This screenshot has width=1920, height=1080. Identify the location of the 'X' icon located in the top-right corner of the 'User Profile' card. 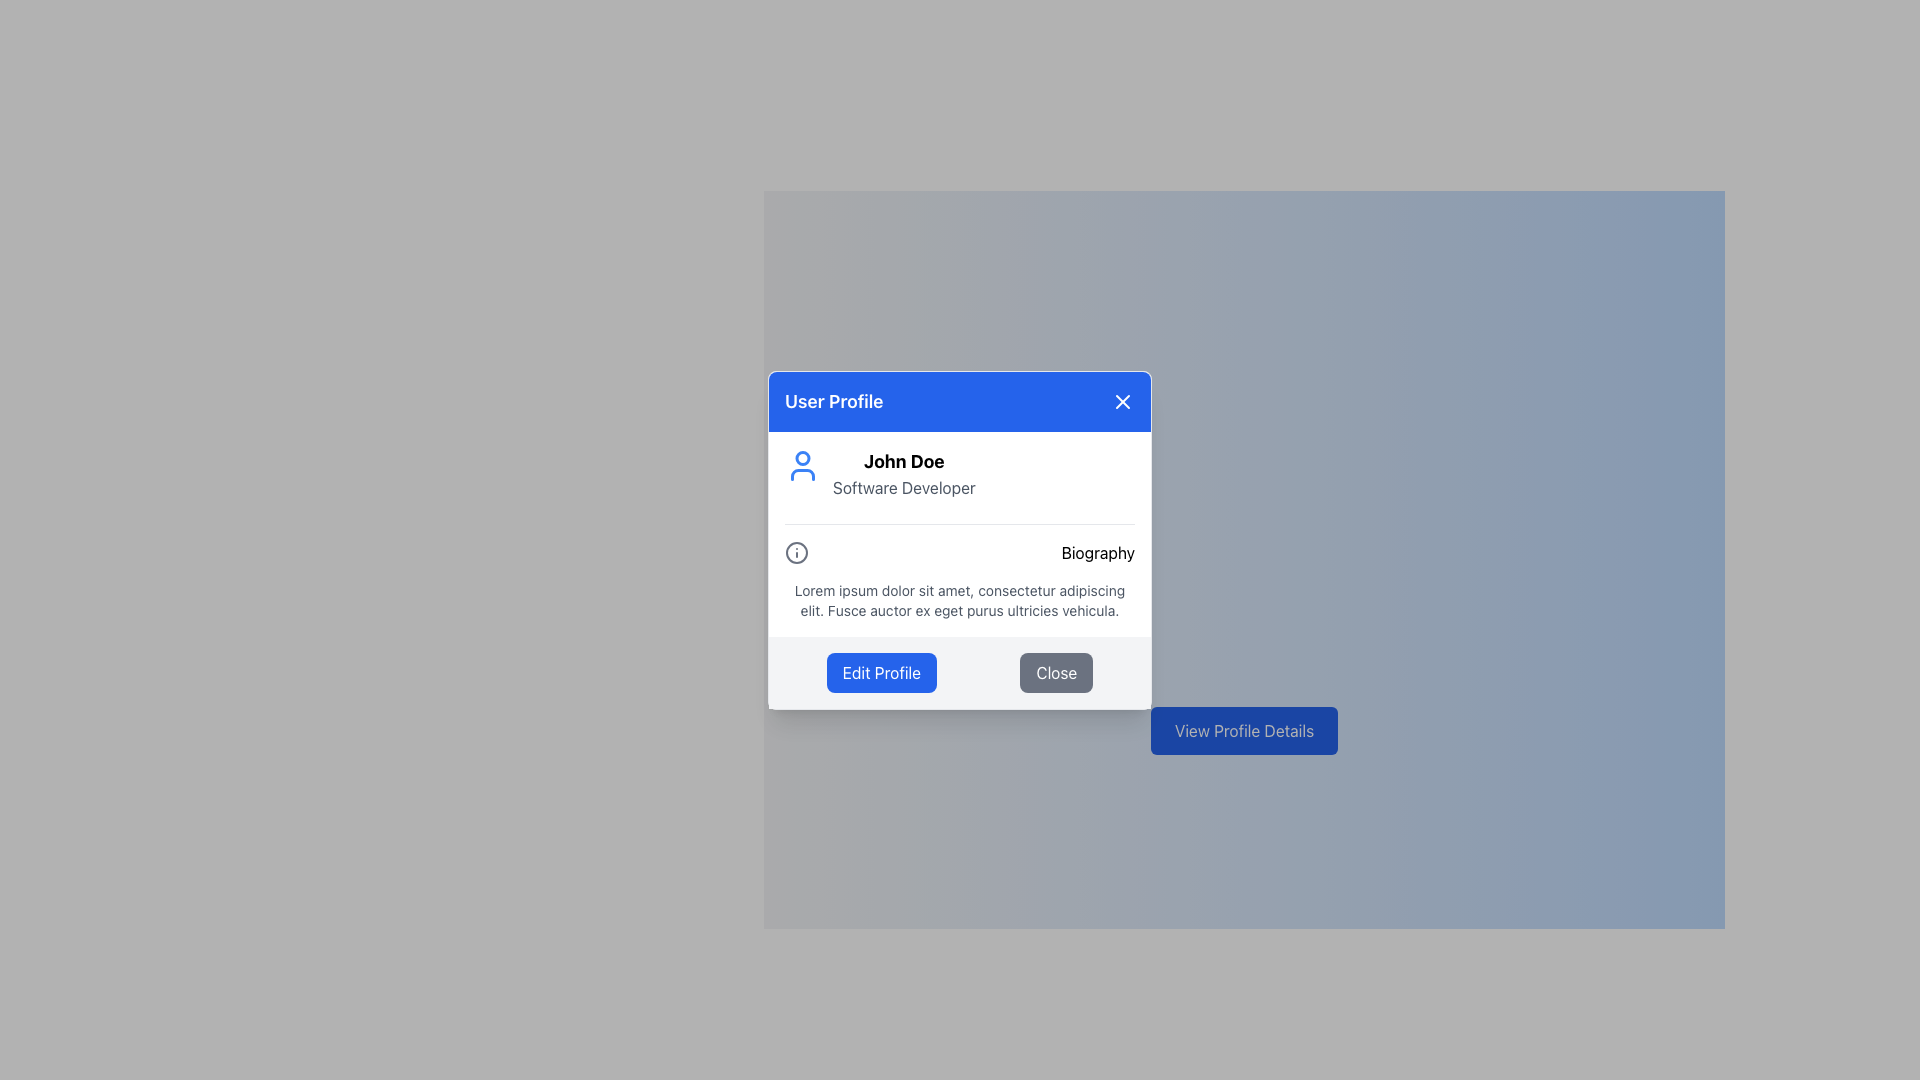
(1123, 401).